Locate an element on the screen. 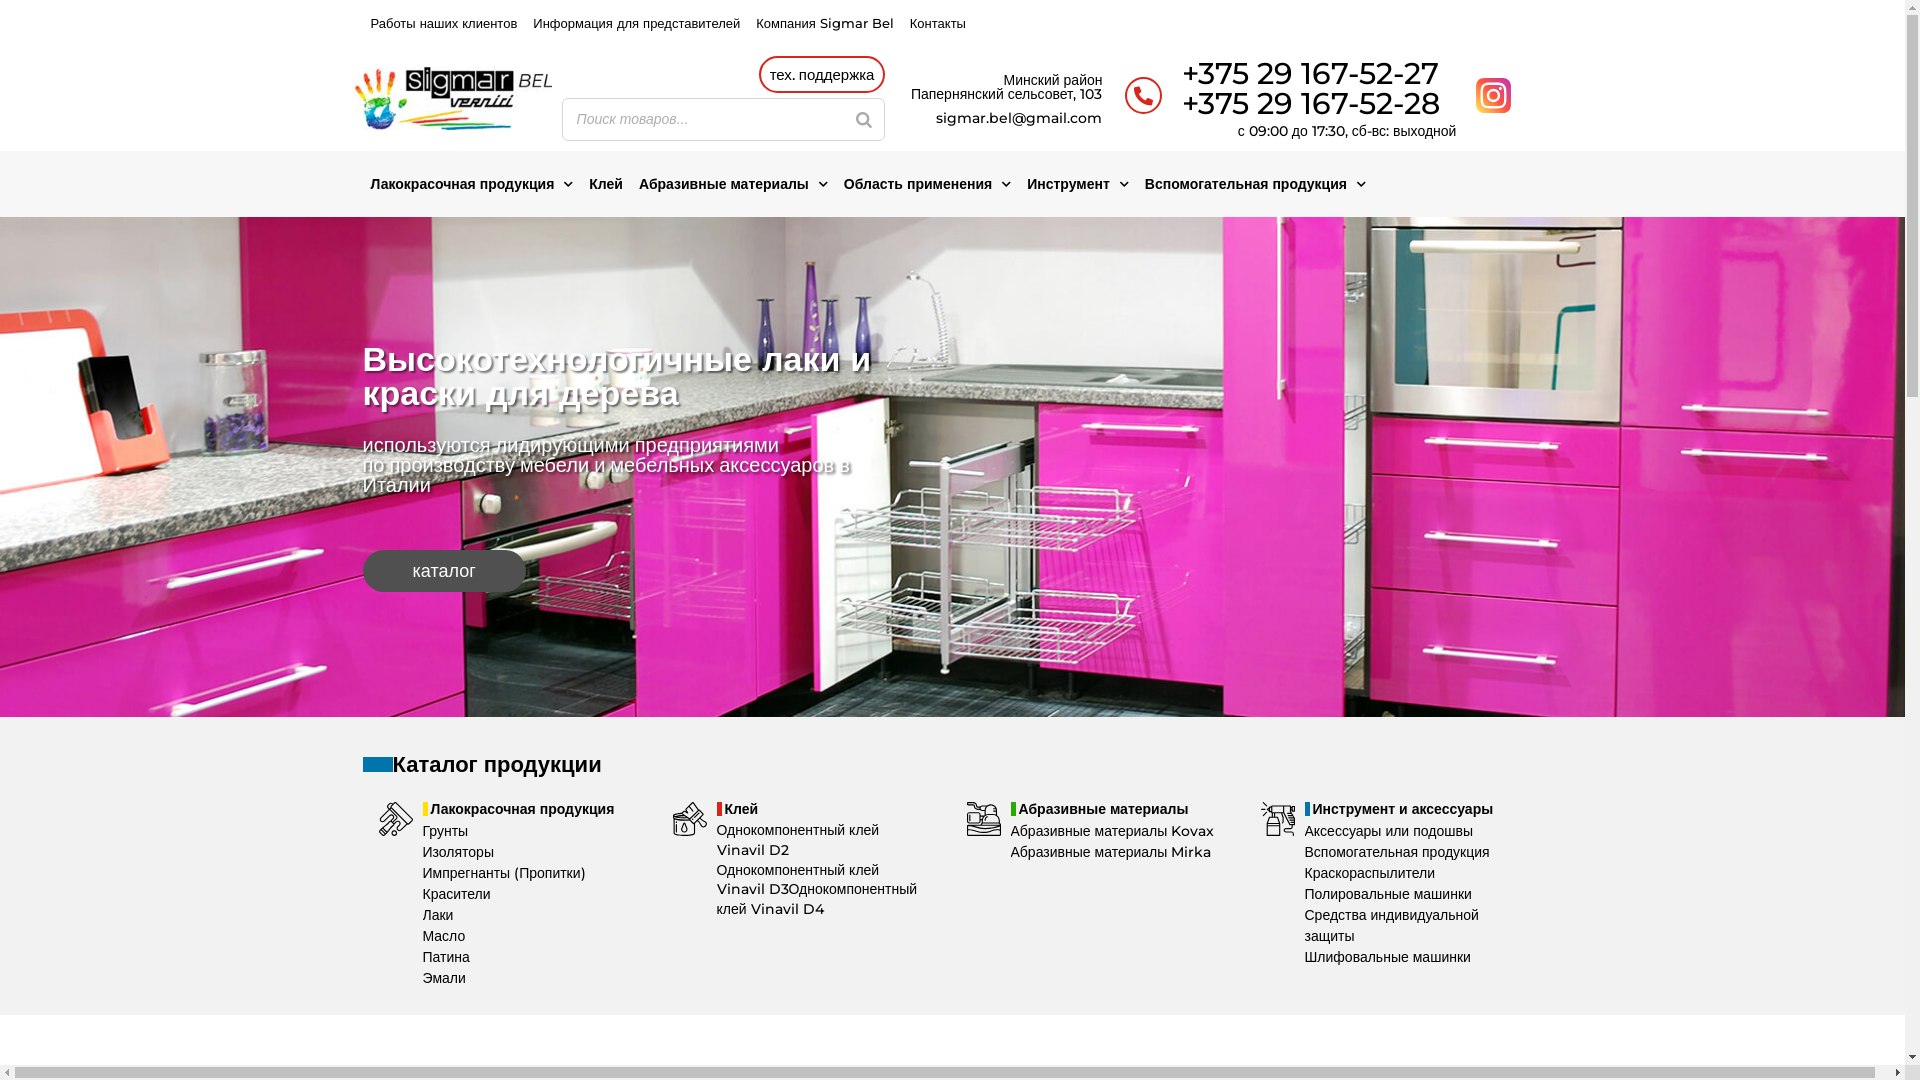 The image size is (1920, 1080). '+375 29 167-52-28' is located at coordinates (1310, 103).